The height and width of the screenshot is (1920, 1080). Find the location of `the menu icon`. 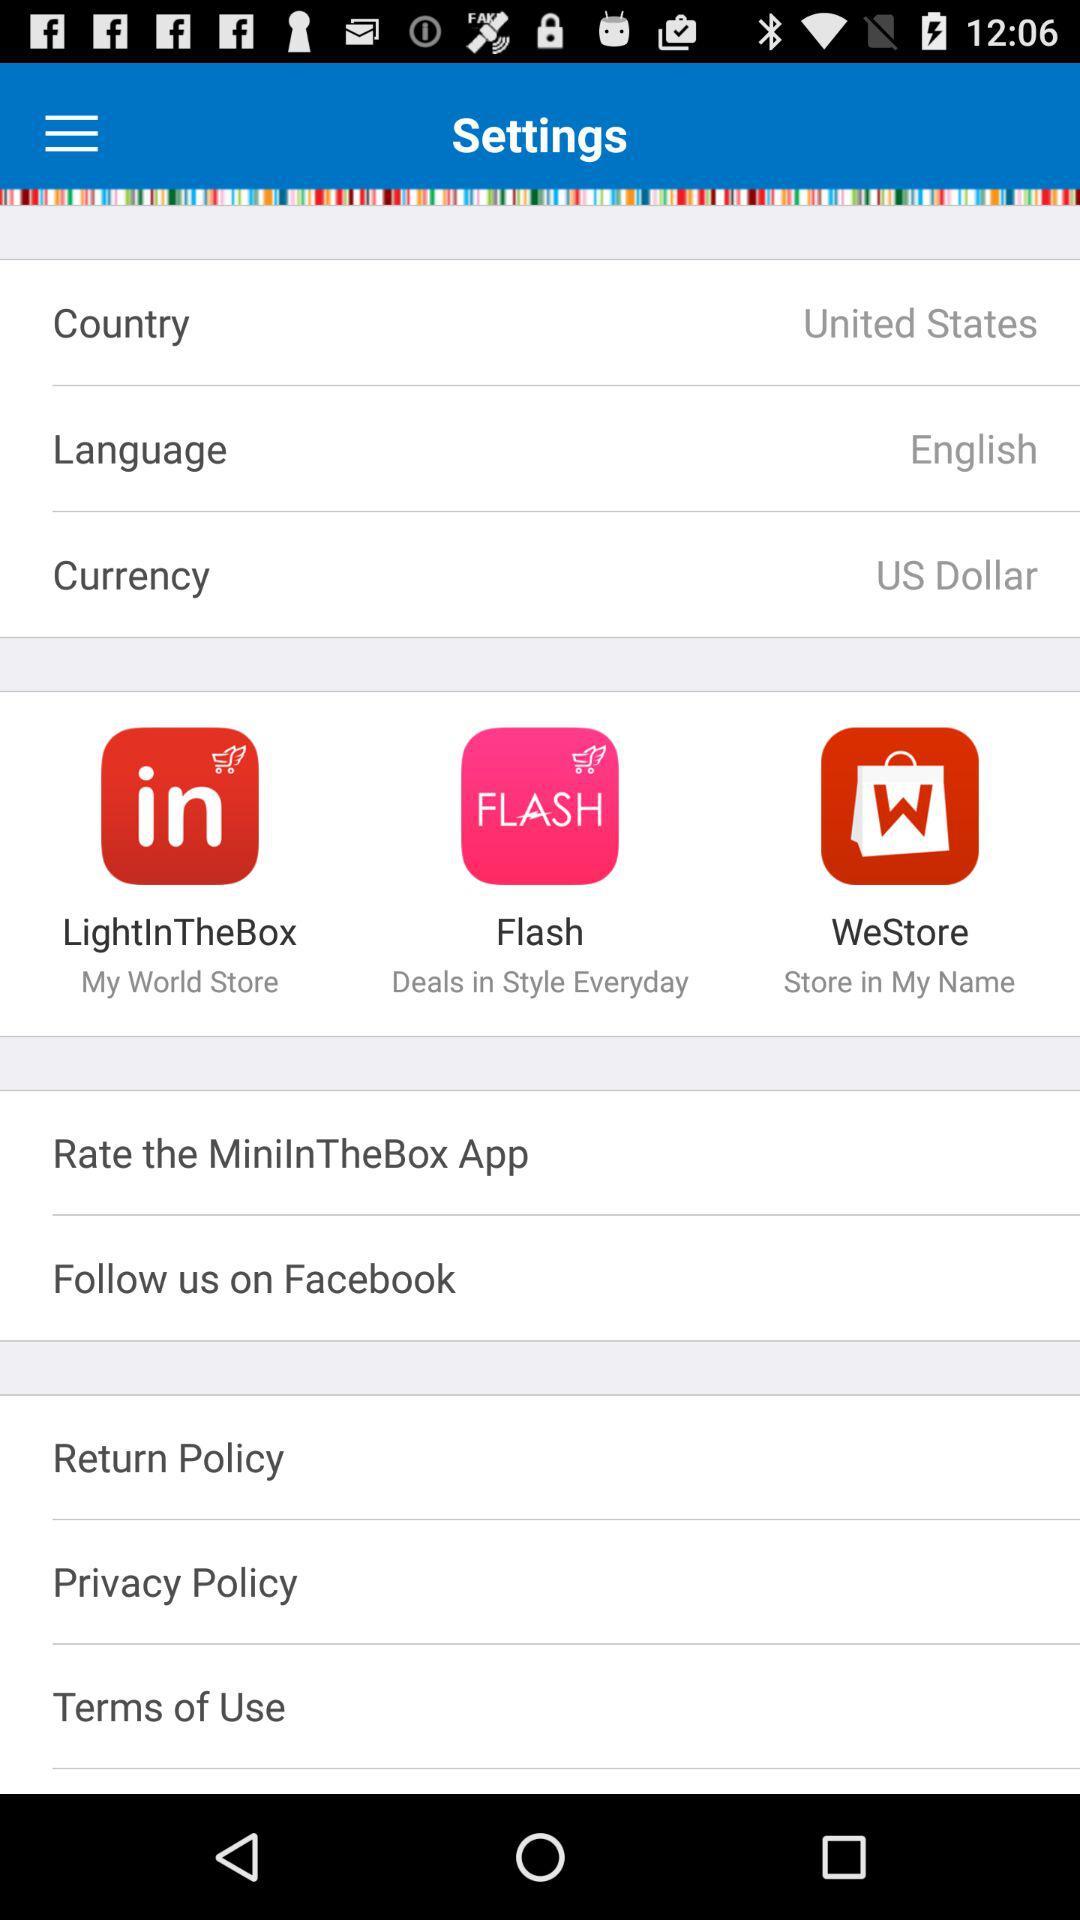

the menu icon is located at coordinates (70, 142).